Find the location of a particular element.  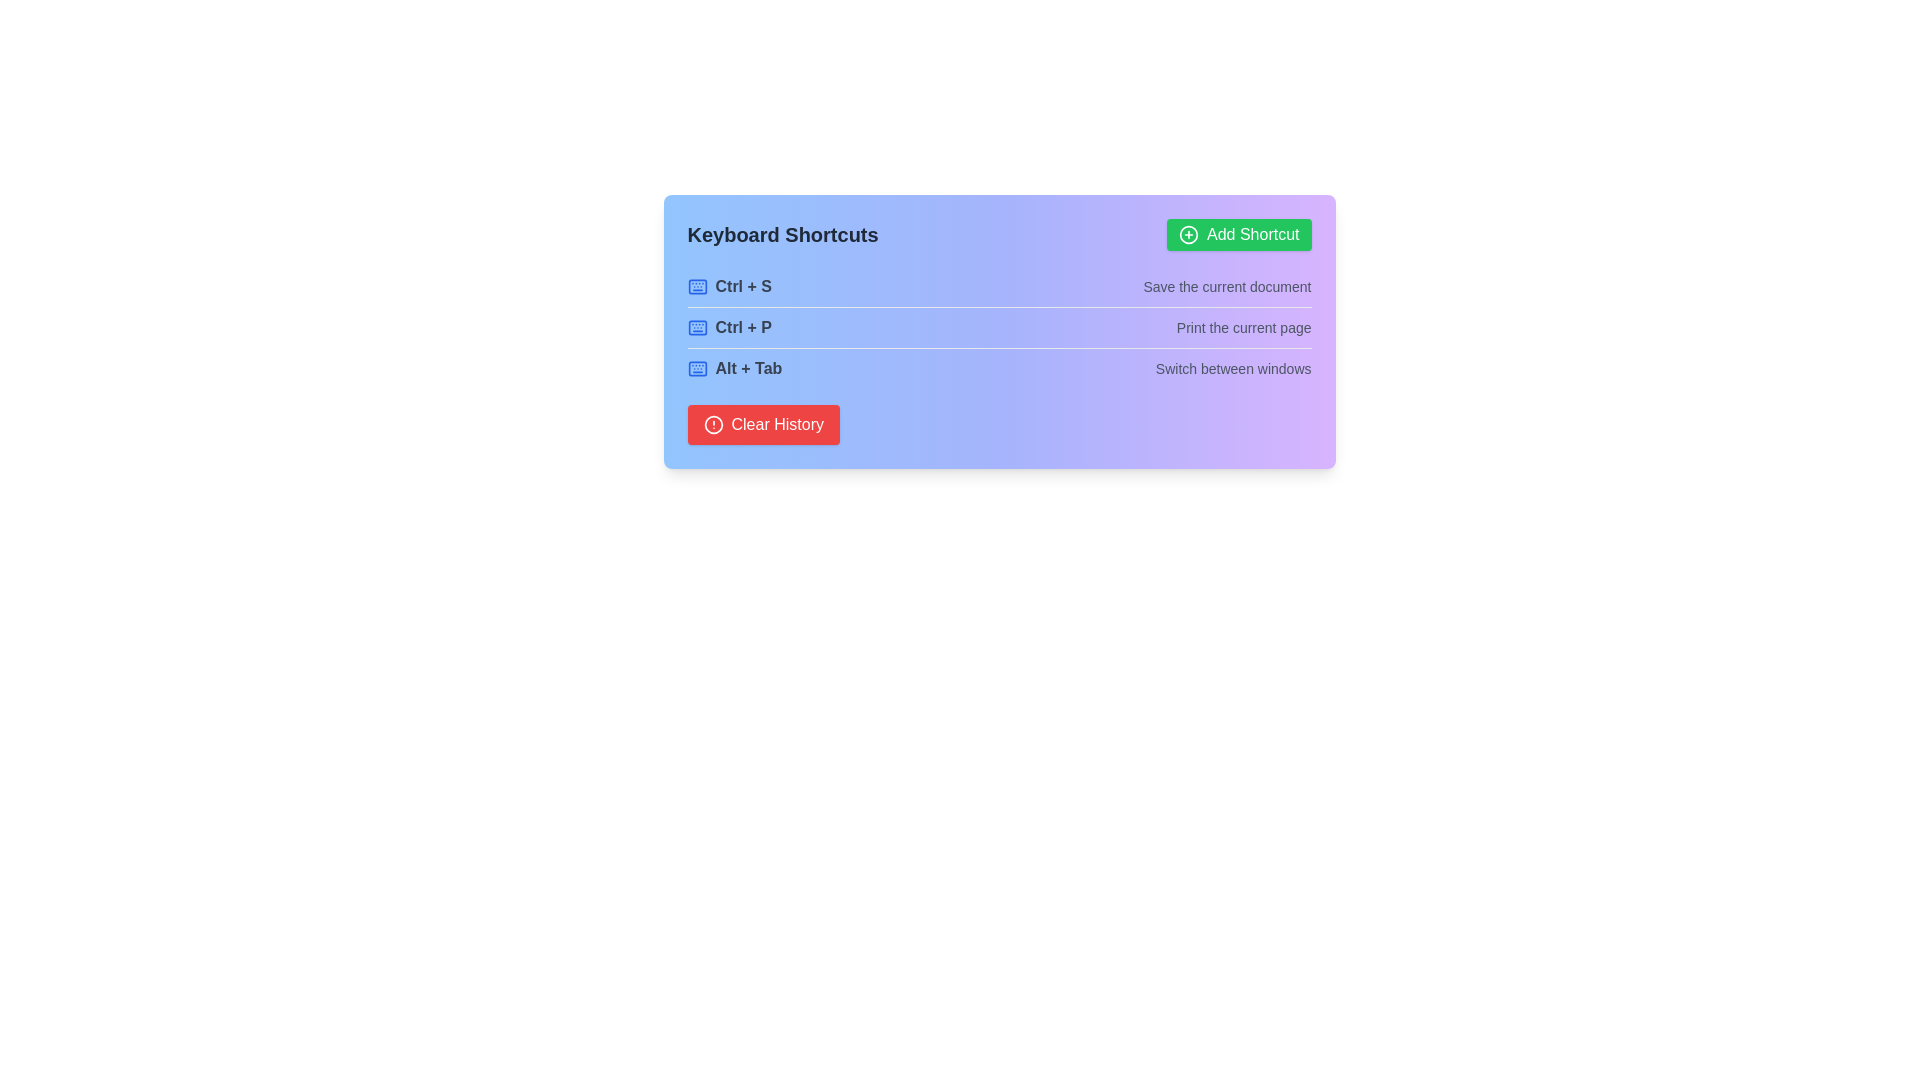

the visual representation of the print command icon associated with the 'Ctrl + P' shortcut, located near the left side of the row in the Keyboard Shortcuts list is located at coordinates (697, 326).